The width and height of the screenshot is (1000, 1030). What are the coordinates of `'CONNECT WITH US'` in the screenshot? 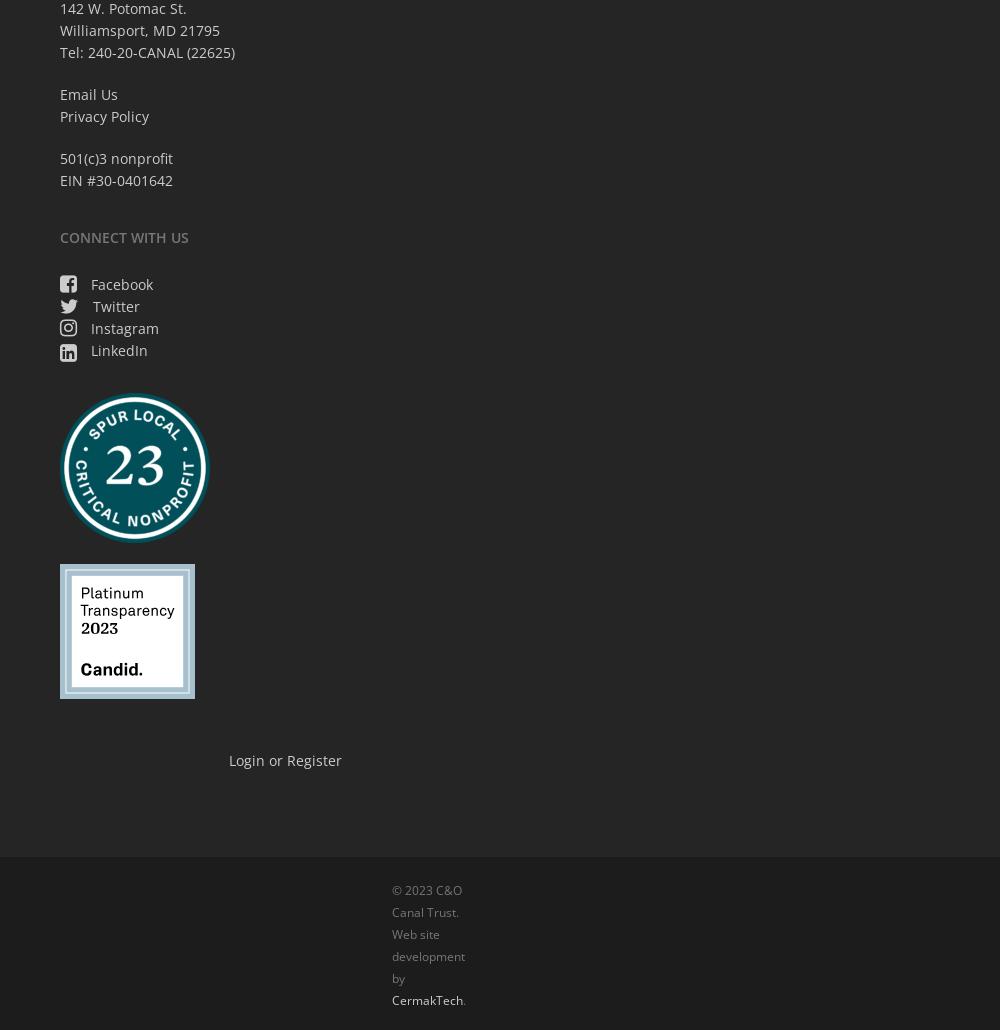 It's located at (123, 236).